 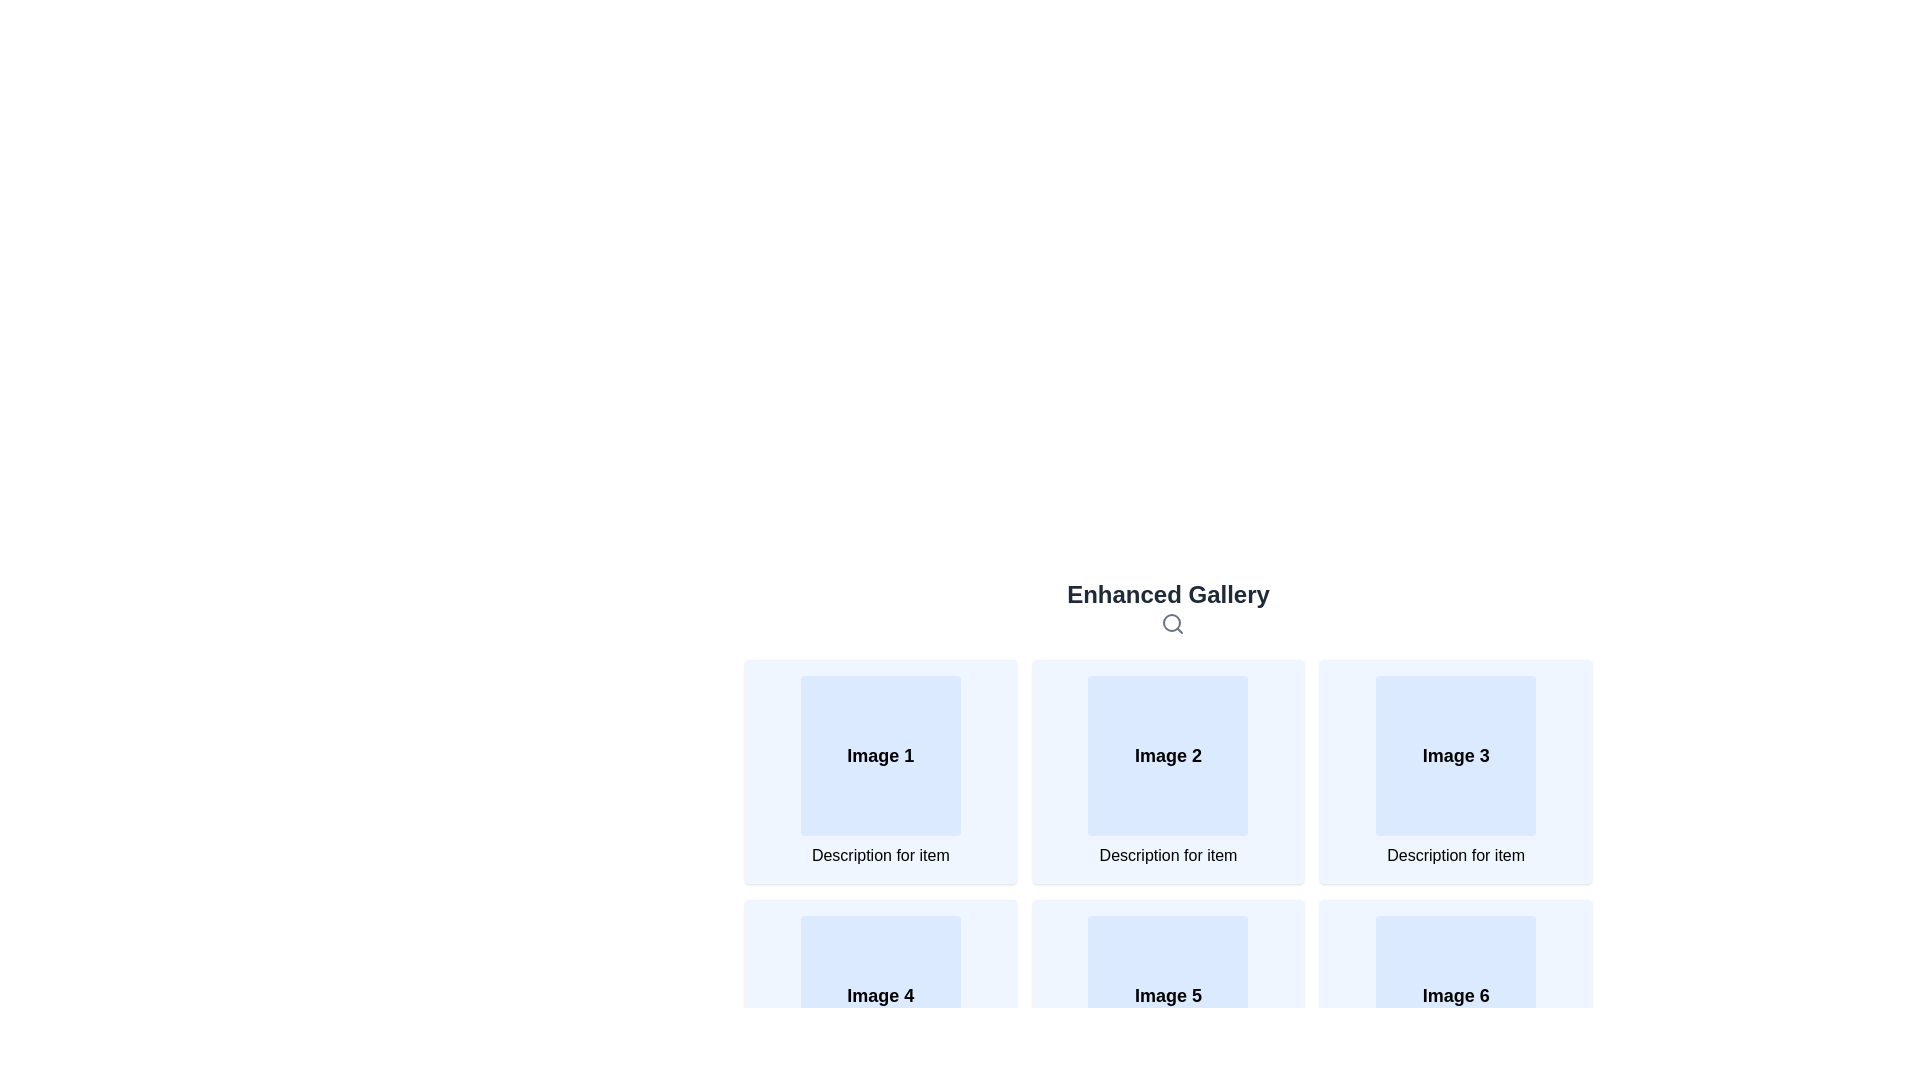 What do you see at coordinates (1168, 755) in the screenshot?
I see `the text label identifying the second image in the gallery, which is located in the top row of the grid layout between 'Image 1' and 'Image 3'` at bounding box center [1168, 755].